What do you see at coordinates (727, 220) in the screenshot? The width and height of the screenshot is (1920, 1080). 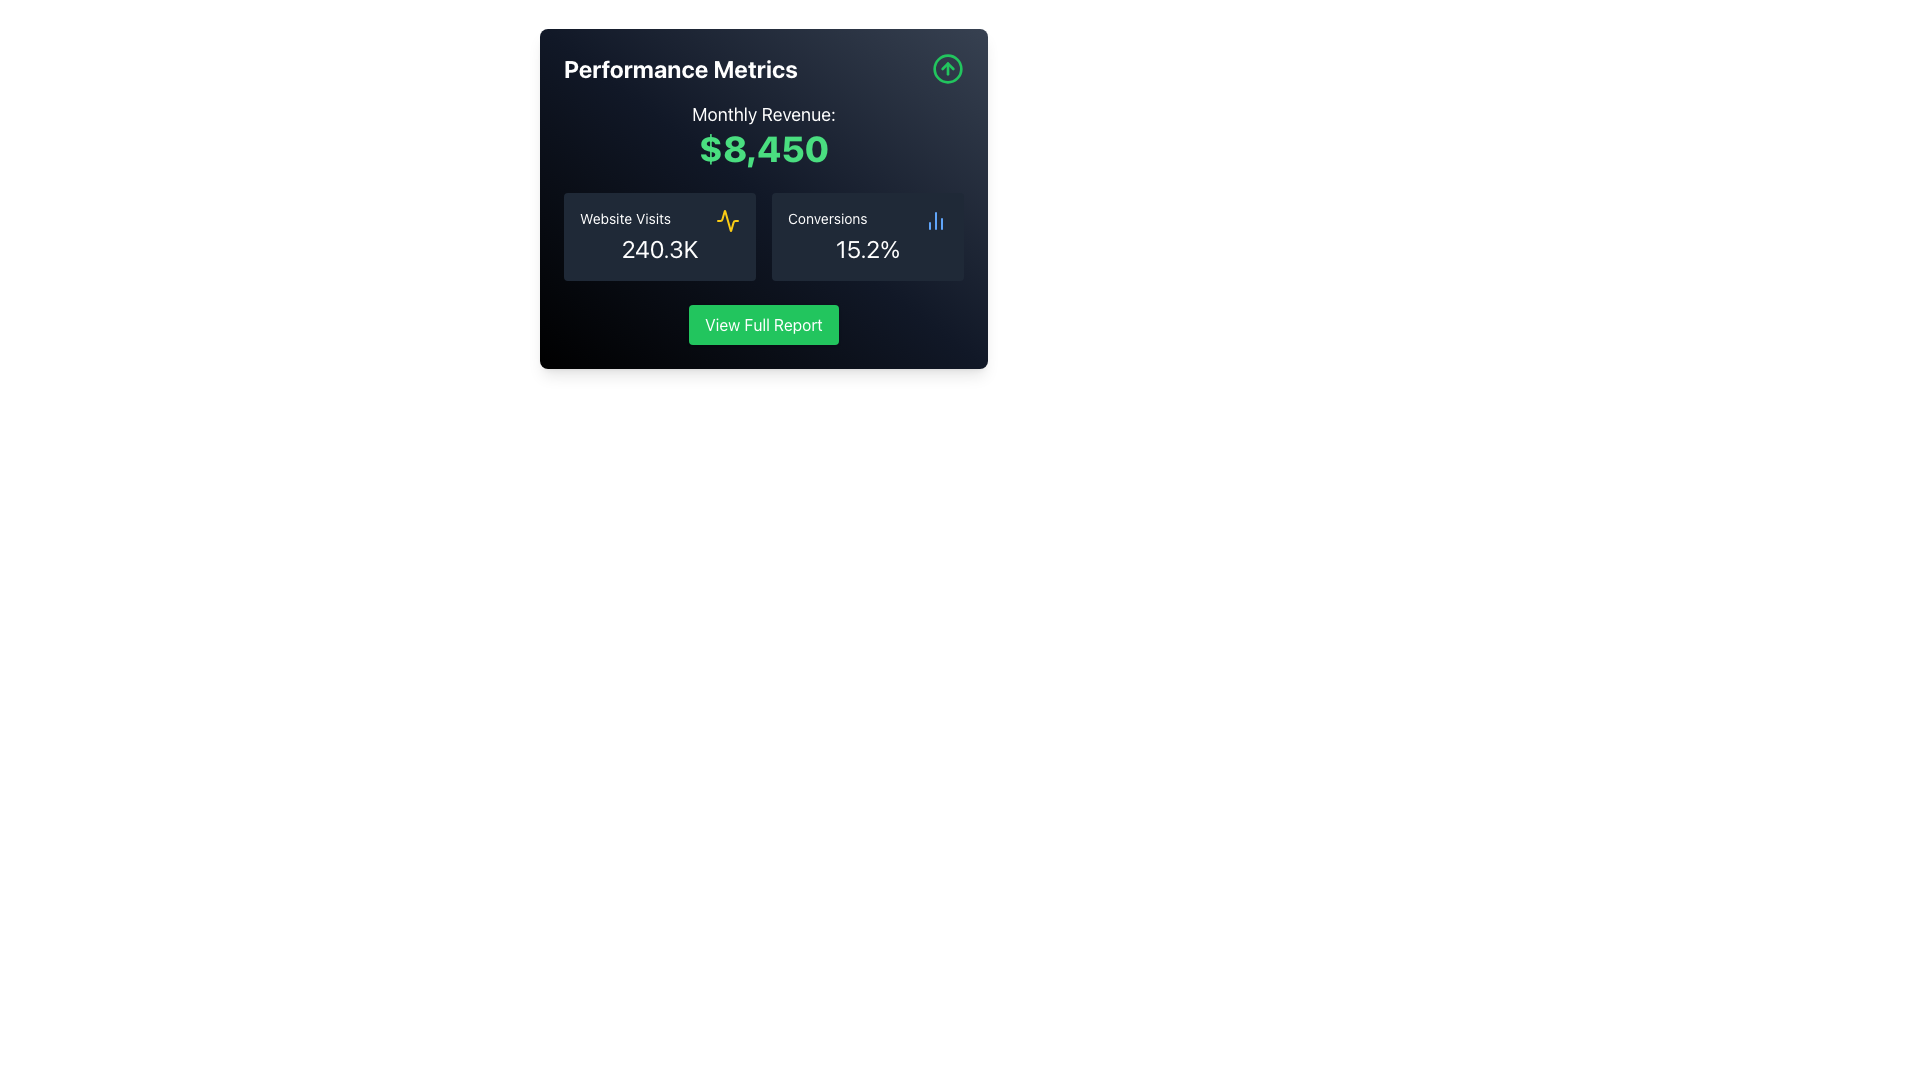 I see `the yellow-colored icon resembling a waveform or activity graph, which is located to the right of the text 'Website Visits' in a dark-colored background` at bounding box center [727, 220].